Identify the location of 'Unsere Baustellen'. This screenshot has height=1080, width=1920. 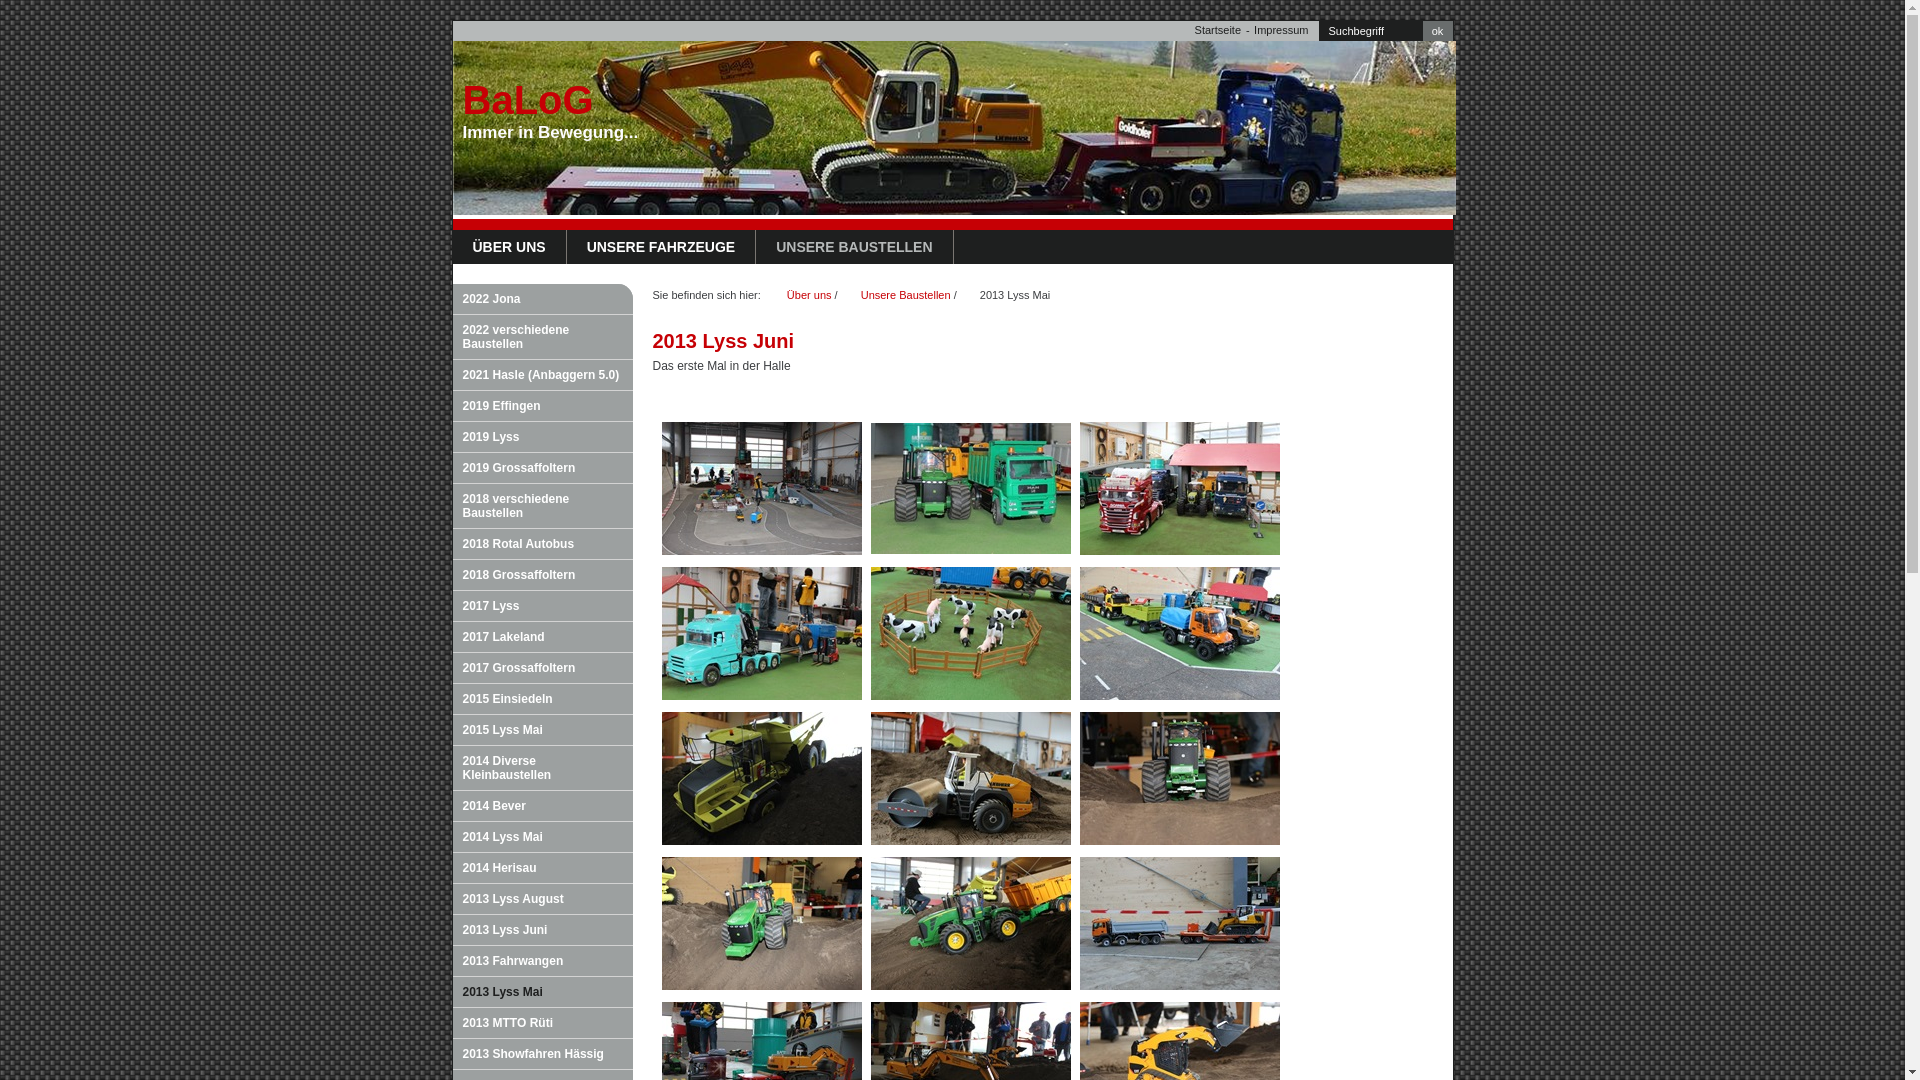
(905, 294).